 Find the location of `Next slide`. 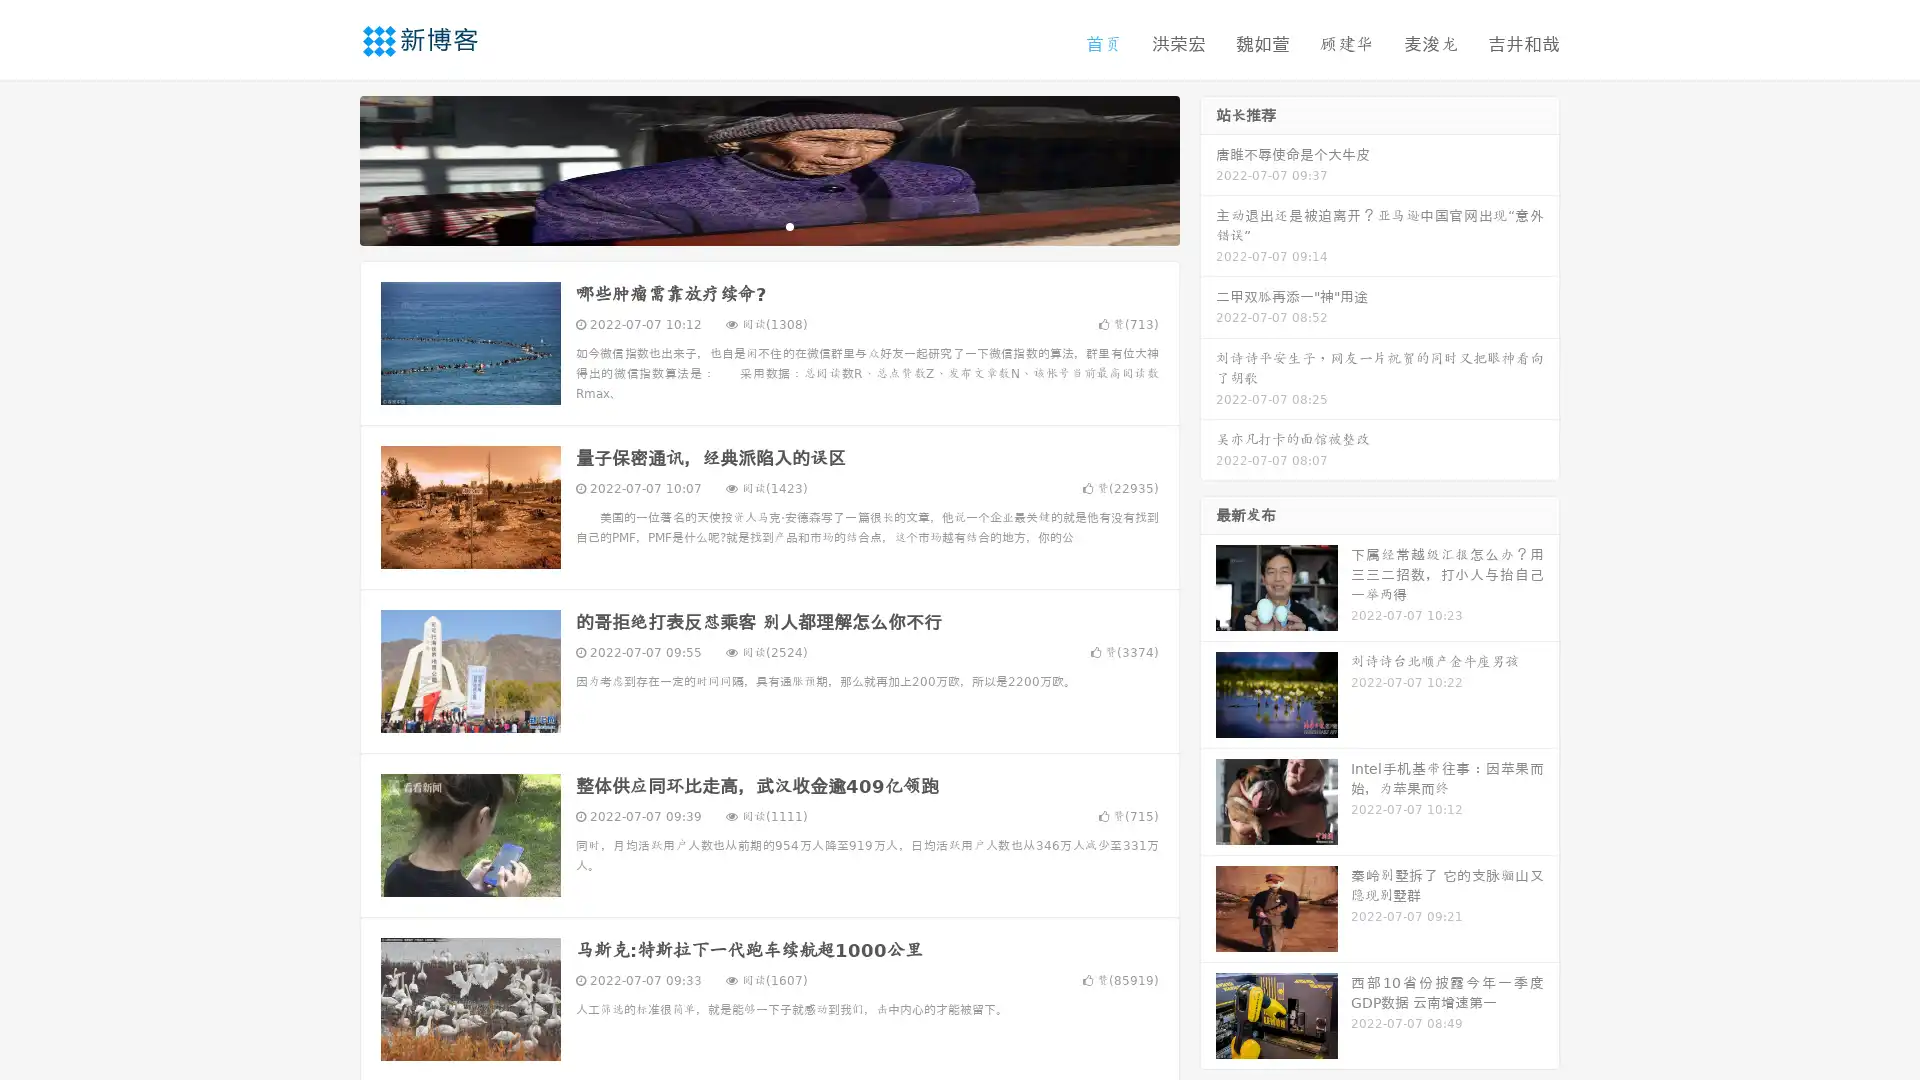

Next slide is located at coordinates (1208, 168).